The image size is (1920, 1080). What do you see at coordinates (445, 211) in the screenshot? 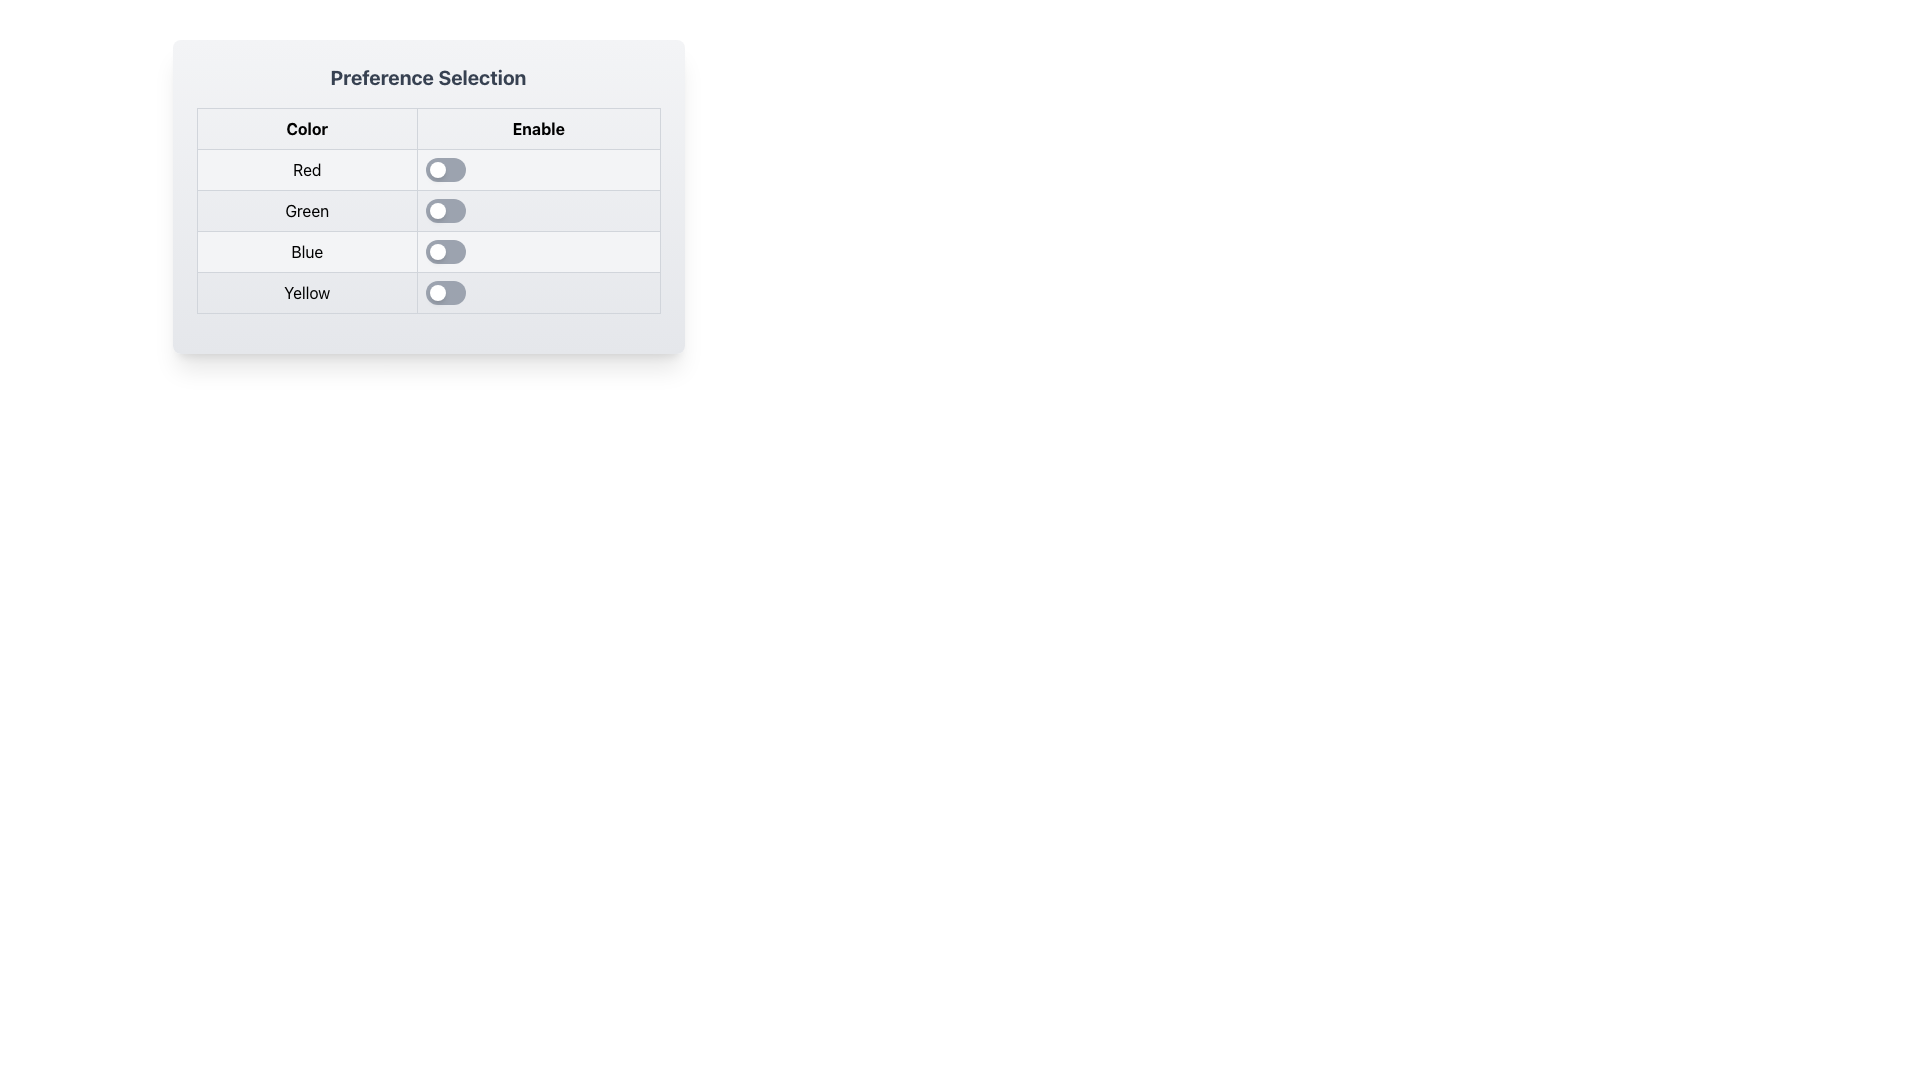
I see `the circular white thumb of the toggle switch in the 'Enable' column for the 'Green' option` at bounding box center [445, 211].